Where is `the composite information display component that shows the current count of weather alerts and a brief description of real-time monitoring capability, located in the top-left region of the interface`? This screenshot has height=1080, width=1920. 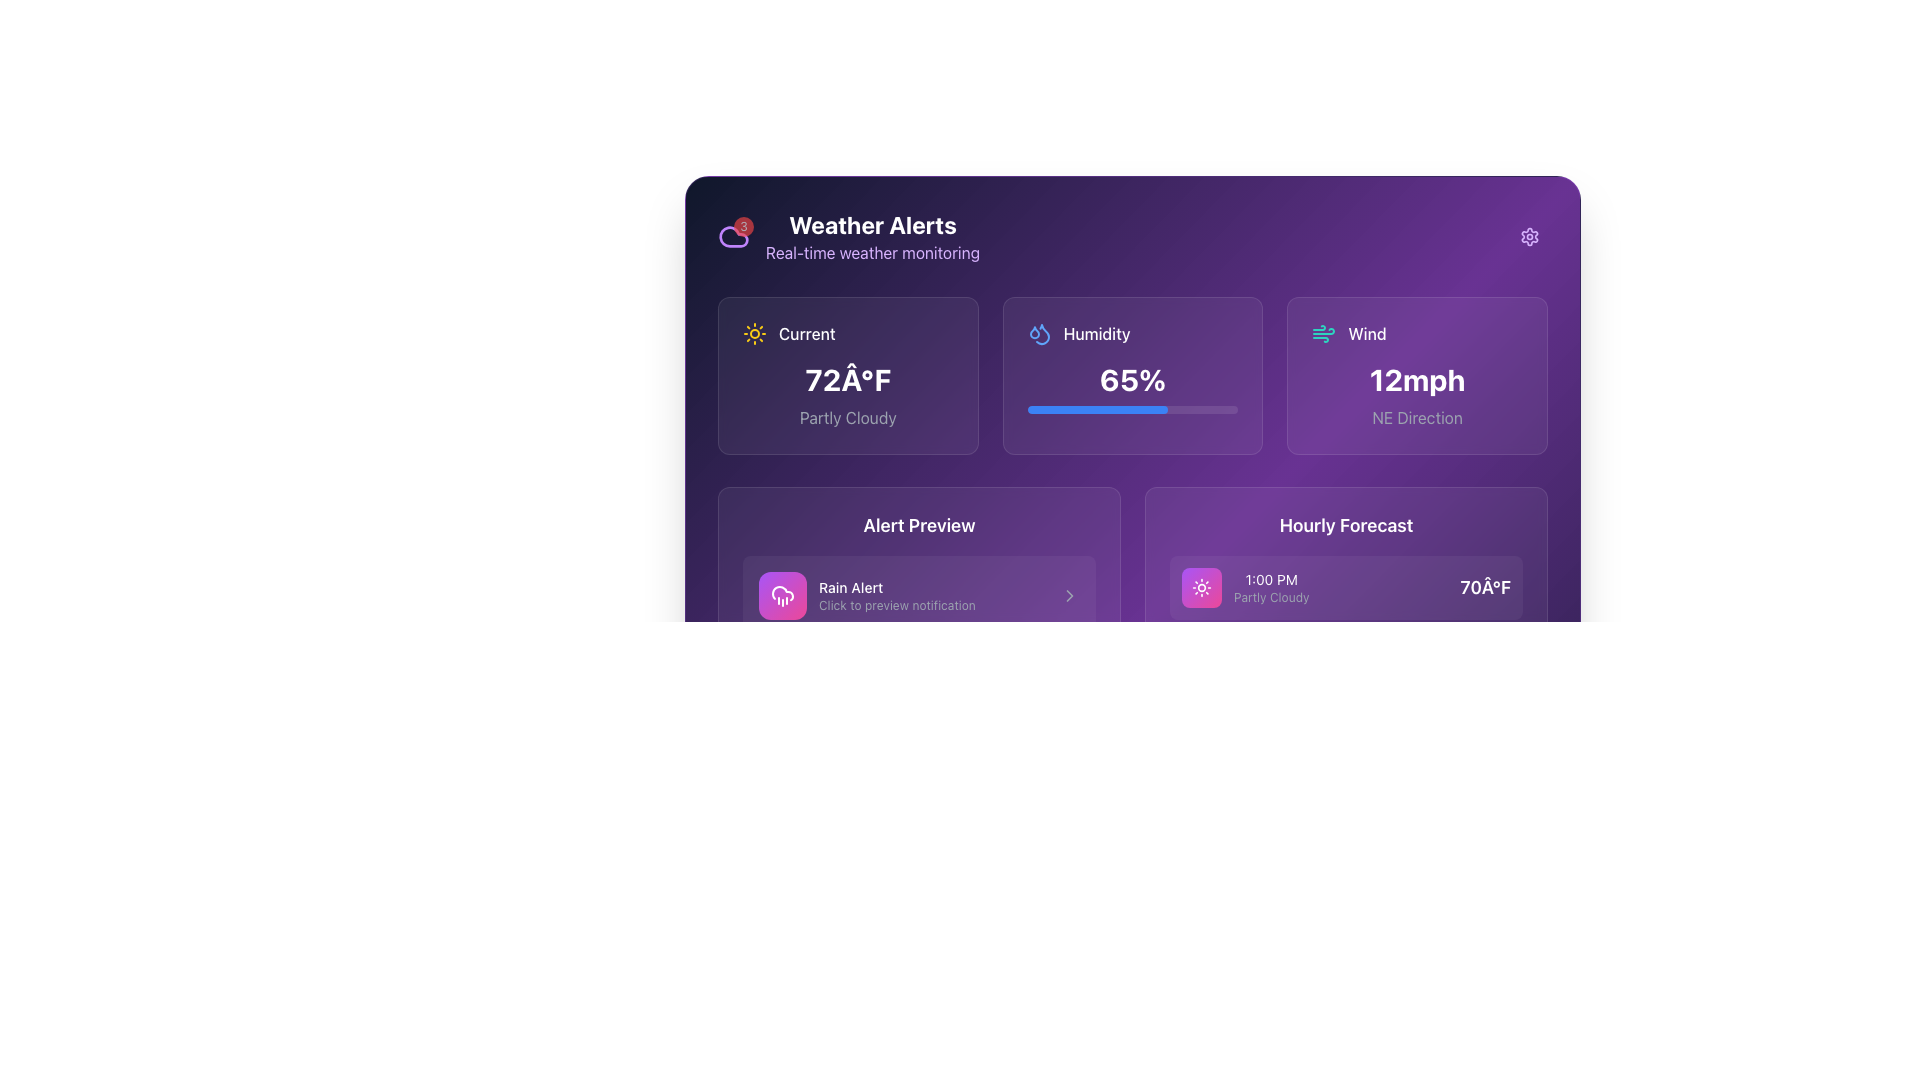
the composite information display component that shows the current count of weather alerts and a brief description of real-time monitoring capability, located in the top-left region of the interface is located at coordinates (849, 235).